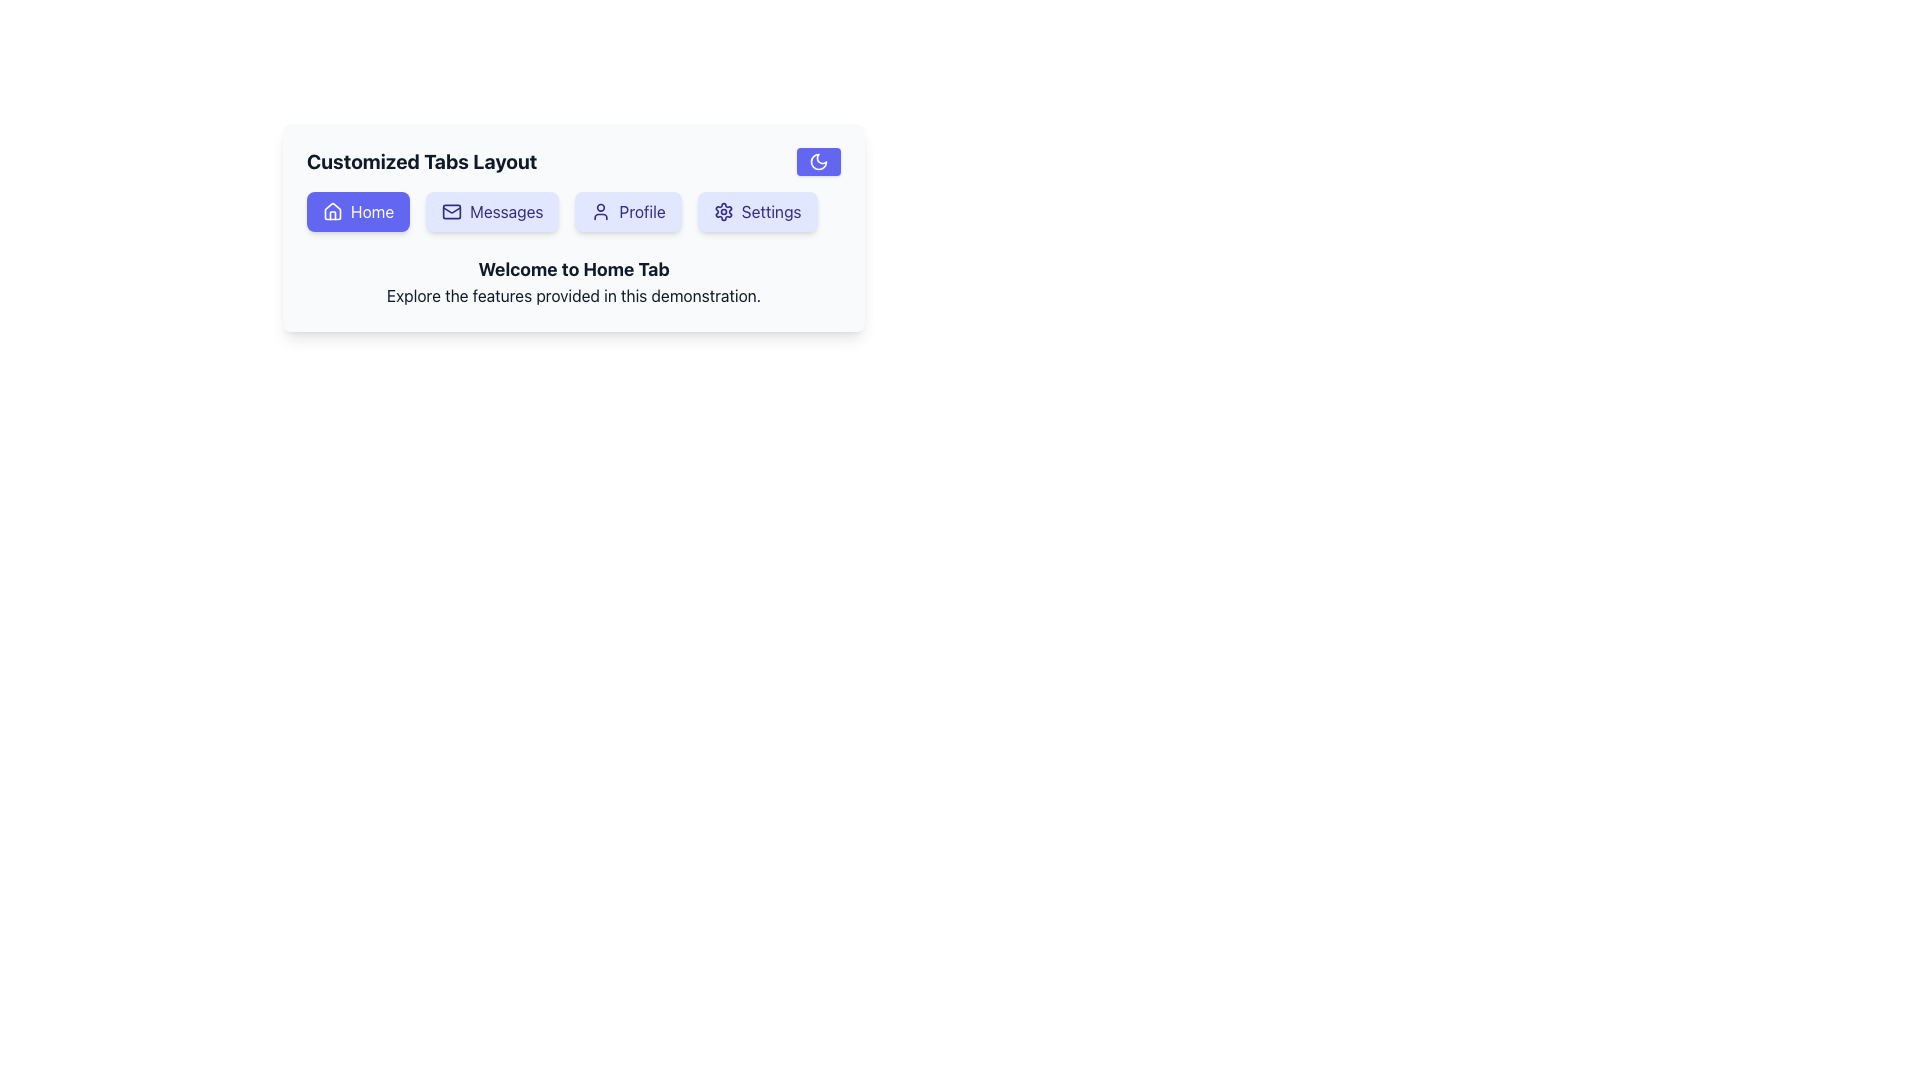 The image size is (1920, 1080). Describe the element at coordinates (770, 212) in the screenshot. I see `the 'Settings' button in the tab navigation bar` at that location.